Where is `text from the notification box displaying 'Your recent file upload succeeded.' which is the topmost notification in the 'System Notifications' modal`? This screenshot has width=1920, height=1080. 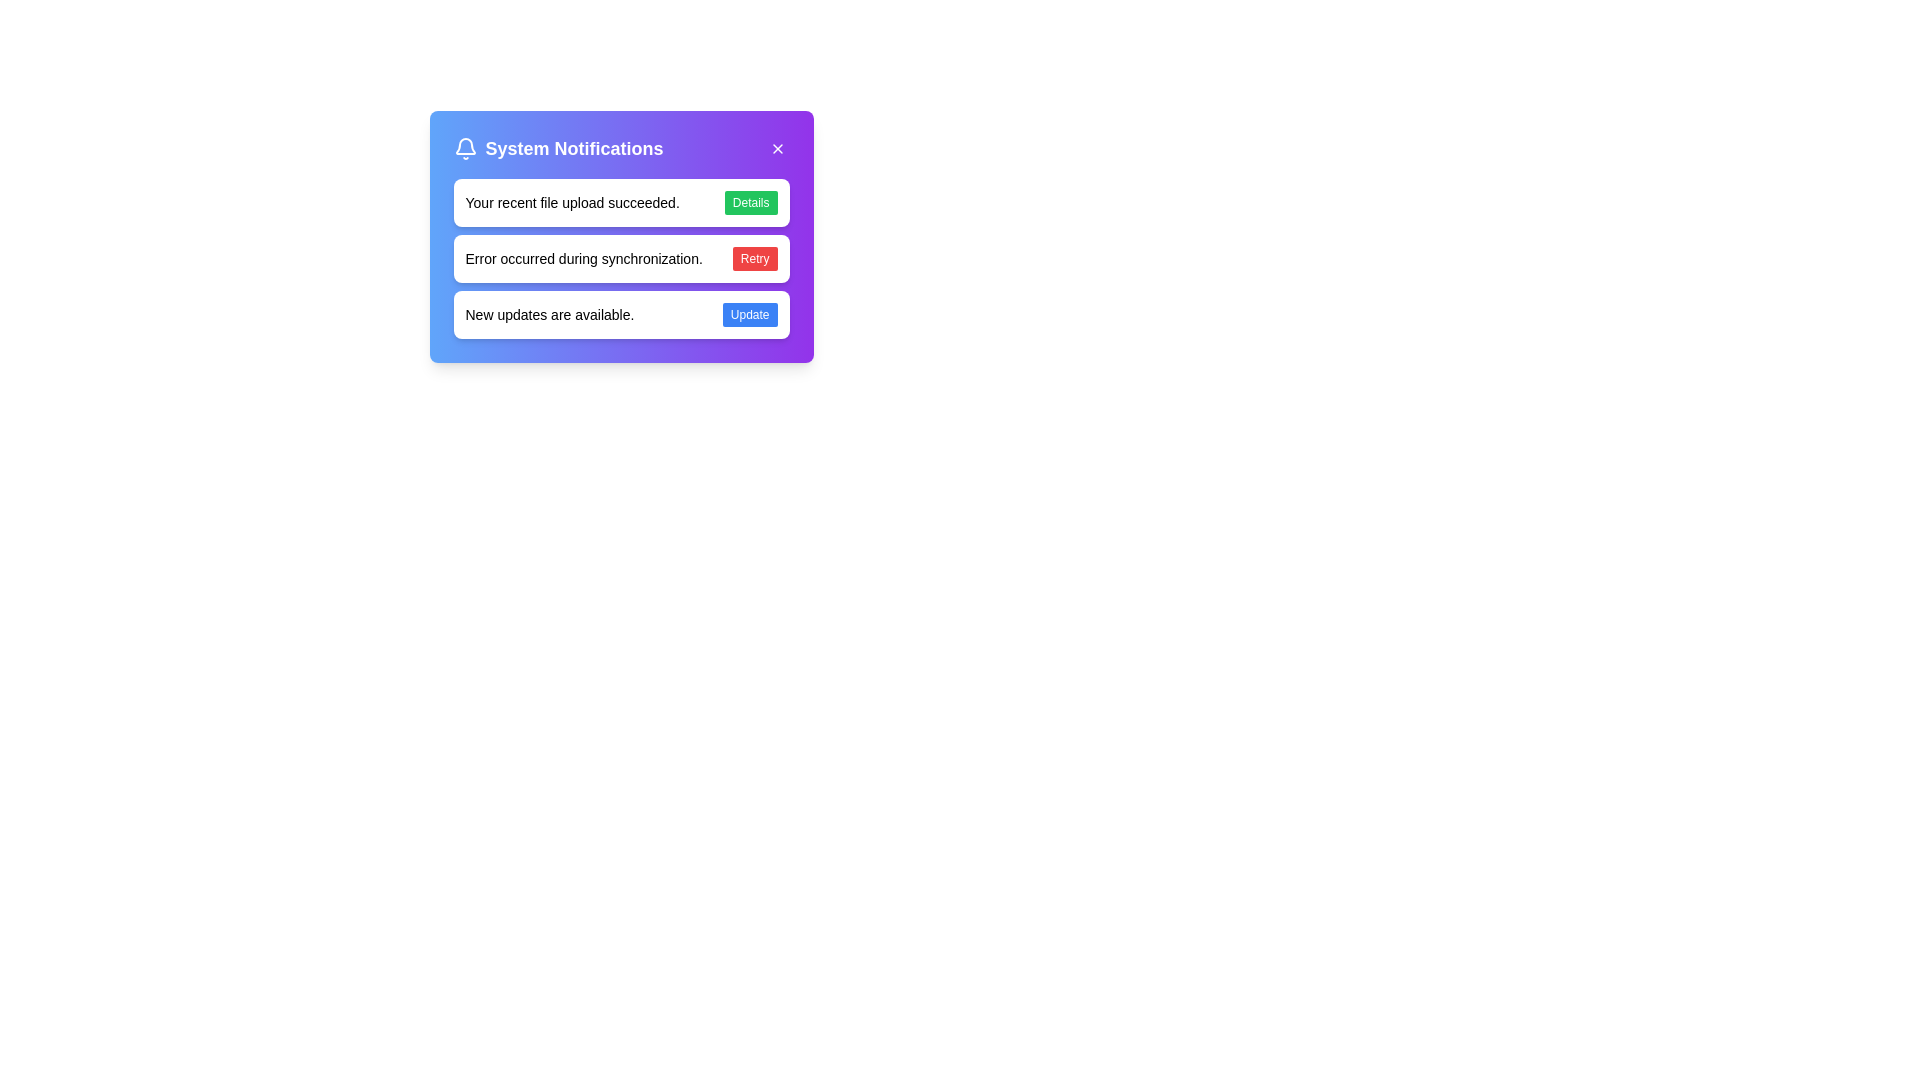 text from the notification box displaying 'Your recent file upload succeeded.' which is the topmost notification in the 'System Notifications' modal is located at coordinates (620, 203).